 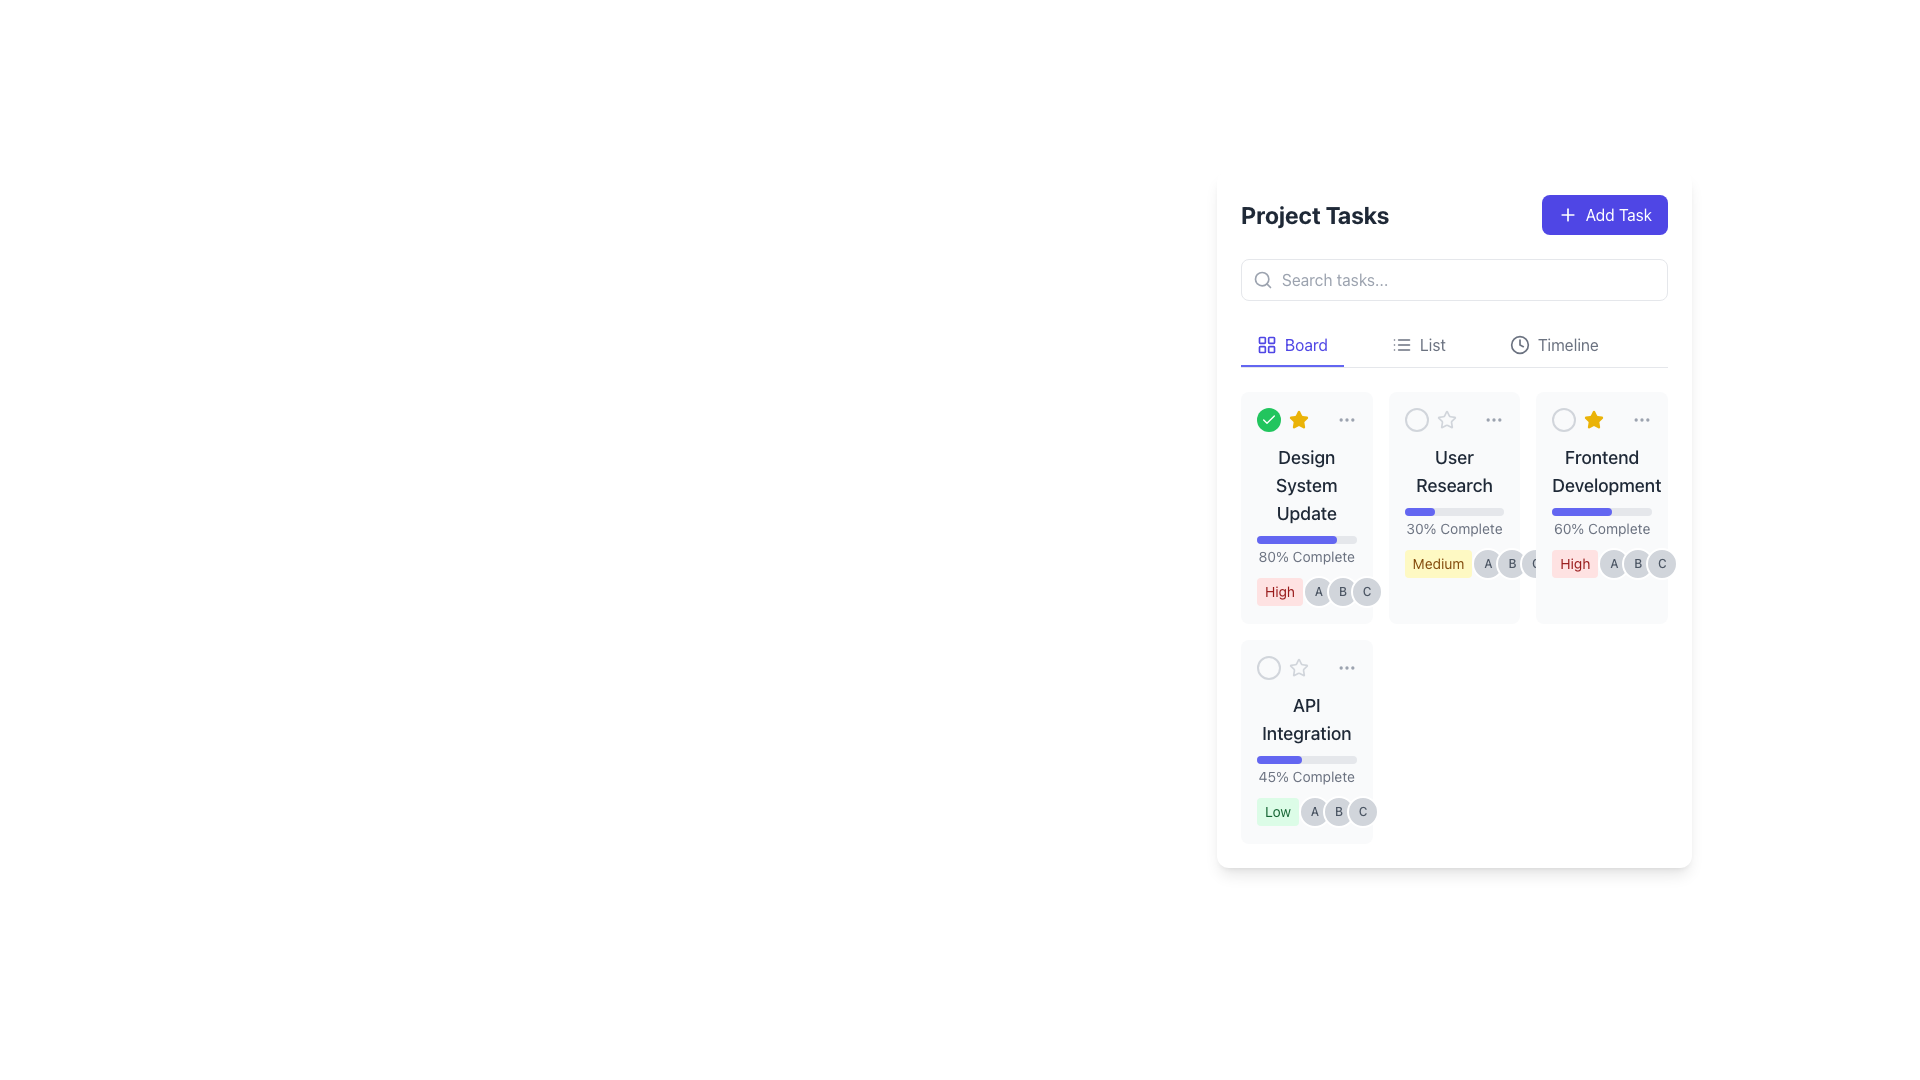 I want to click on the 'Low' priority badge located at the bottom-left of the task card, so click(x=1276, y=812).